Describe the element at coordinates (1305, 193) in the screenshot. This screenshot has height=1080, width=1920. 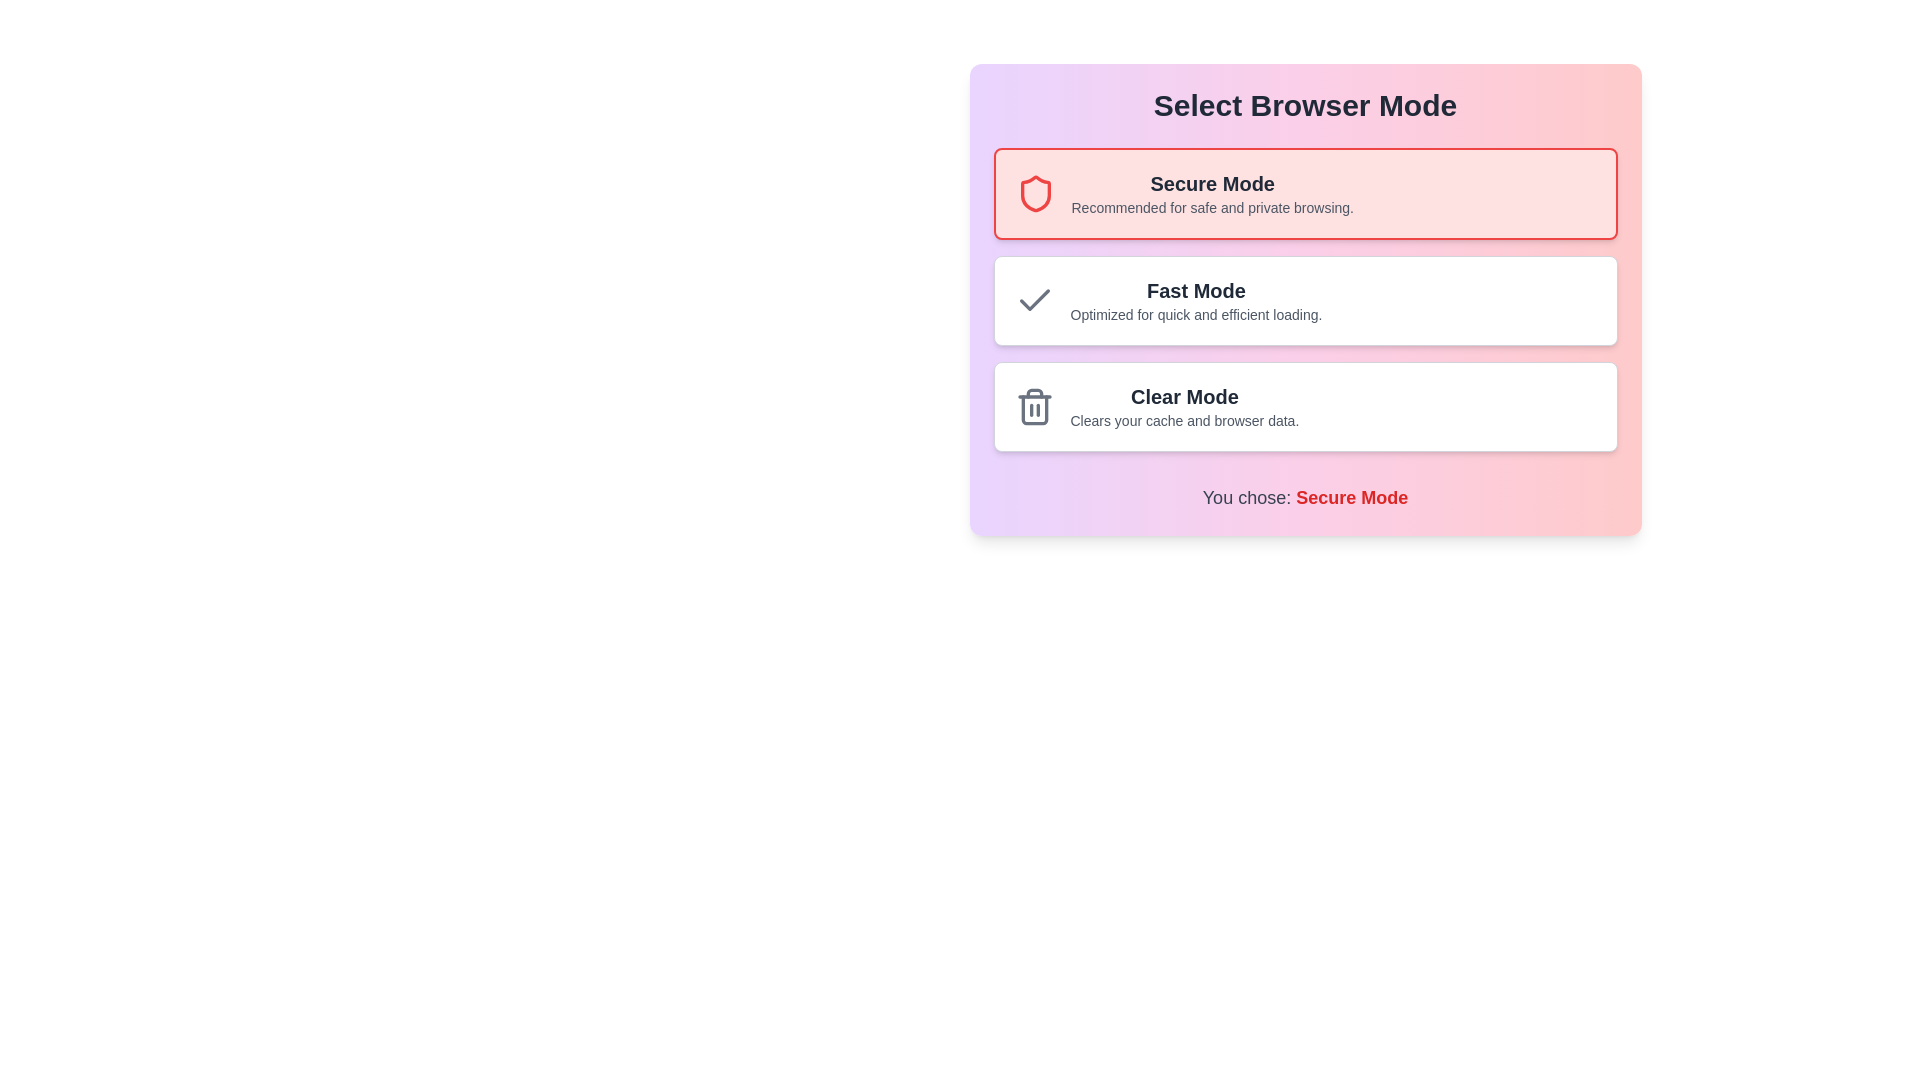
I see `the 'Secure Mode' option in the selection menu, which is the first item with a light red background and a shield icon` at that location.